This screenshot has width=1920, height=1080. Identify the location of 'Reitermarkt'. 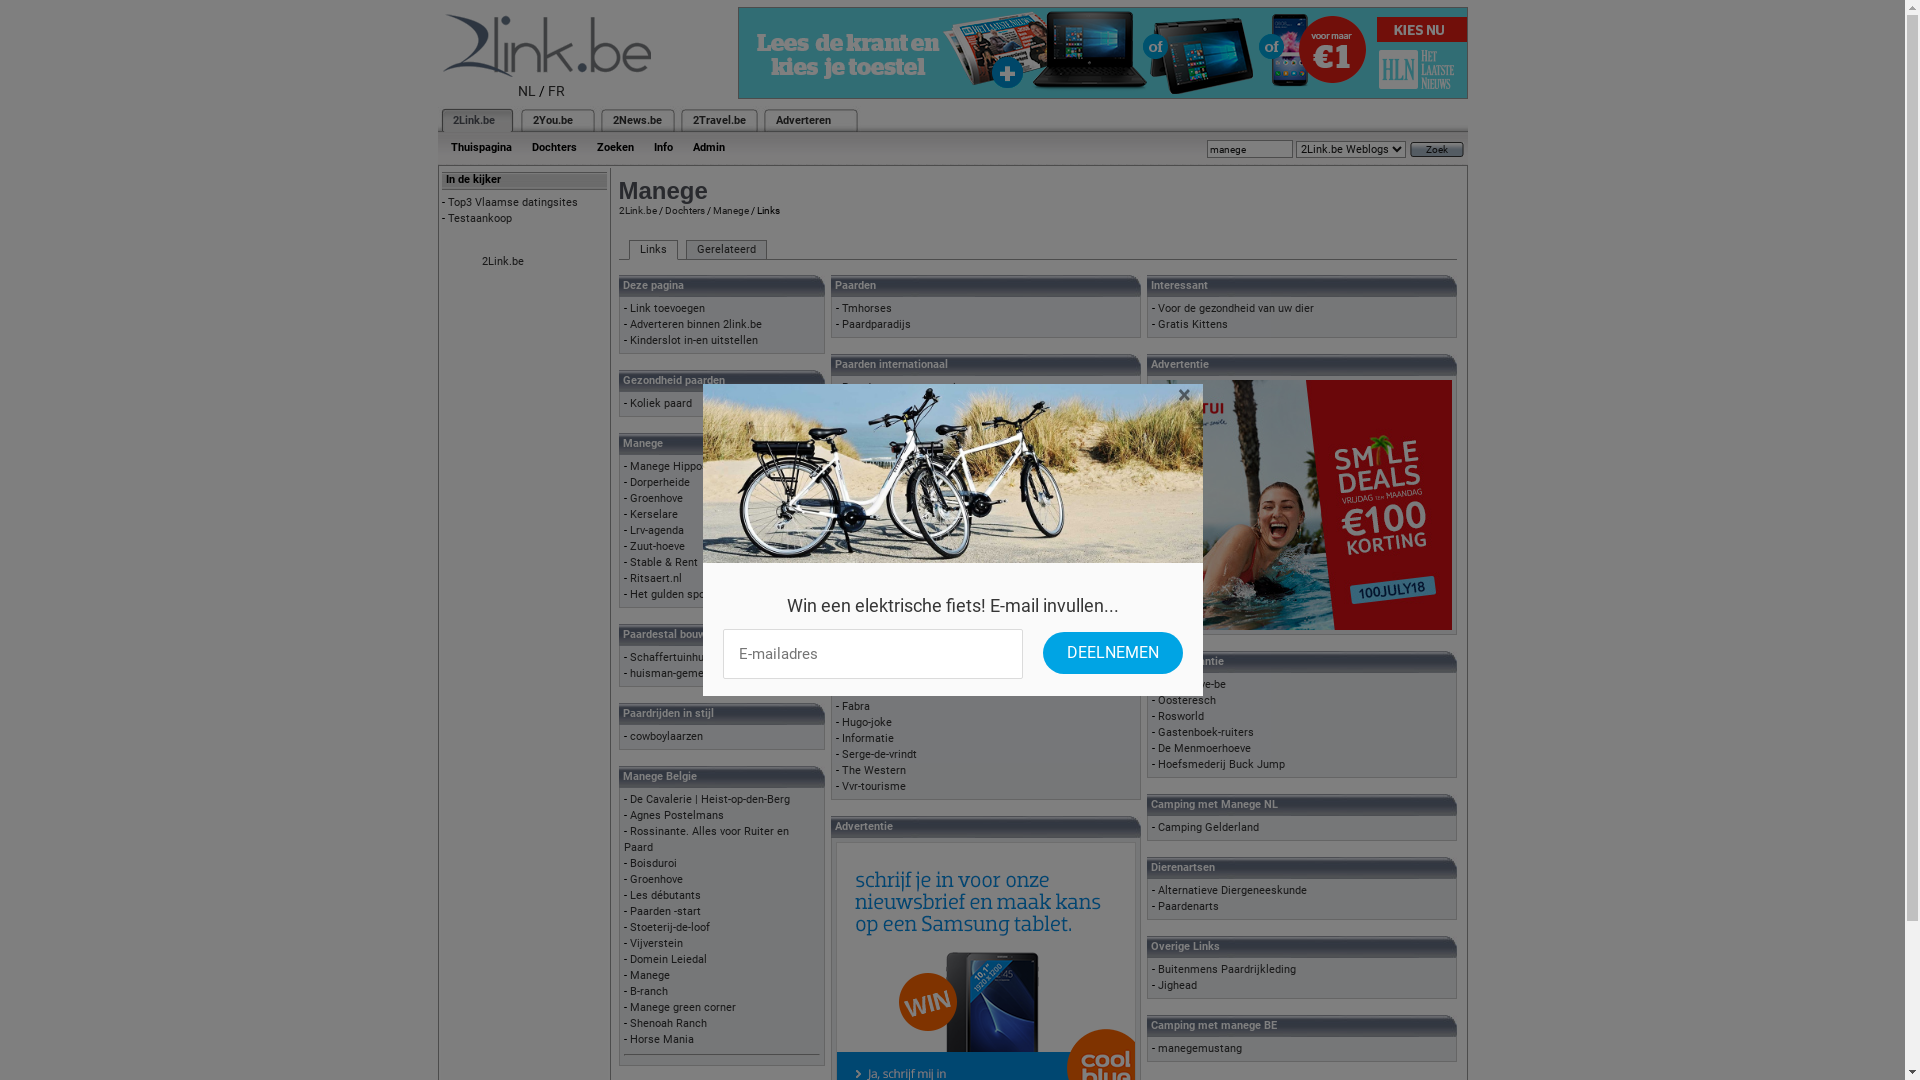
(872, 498).